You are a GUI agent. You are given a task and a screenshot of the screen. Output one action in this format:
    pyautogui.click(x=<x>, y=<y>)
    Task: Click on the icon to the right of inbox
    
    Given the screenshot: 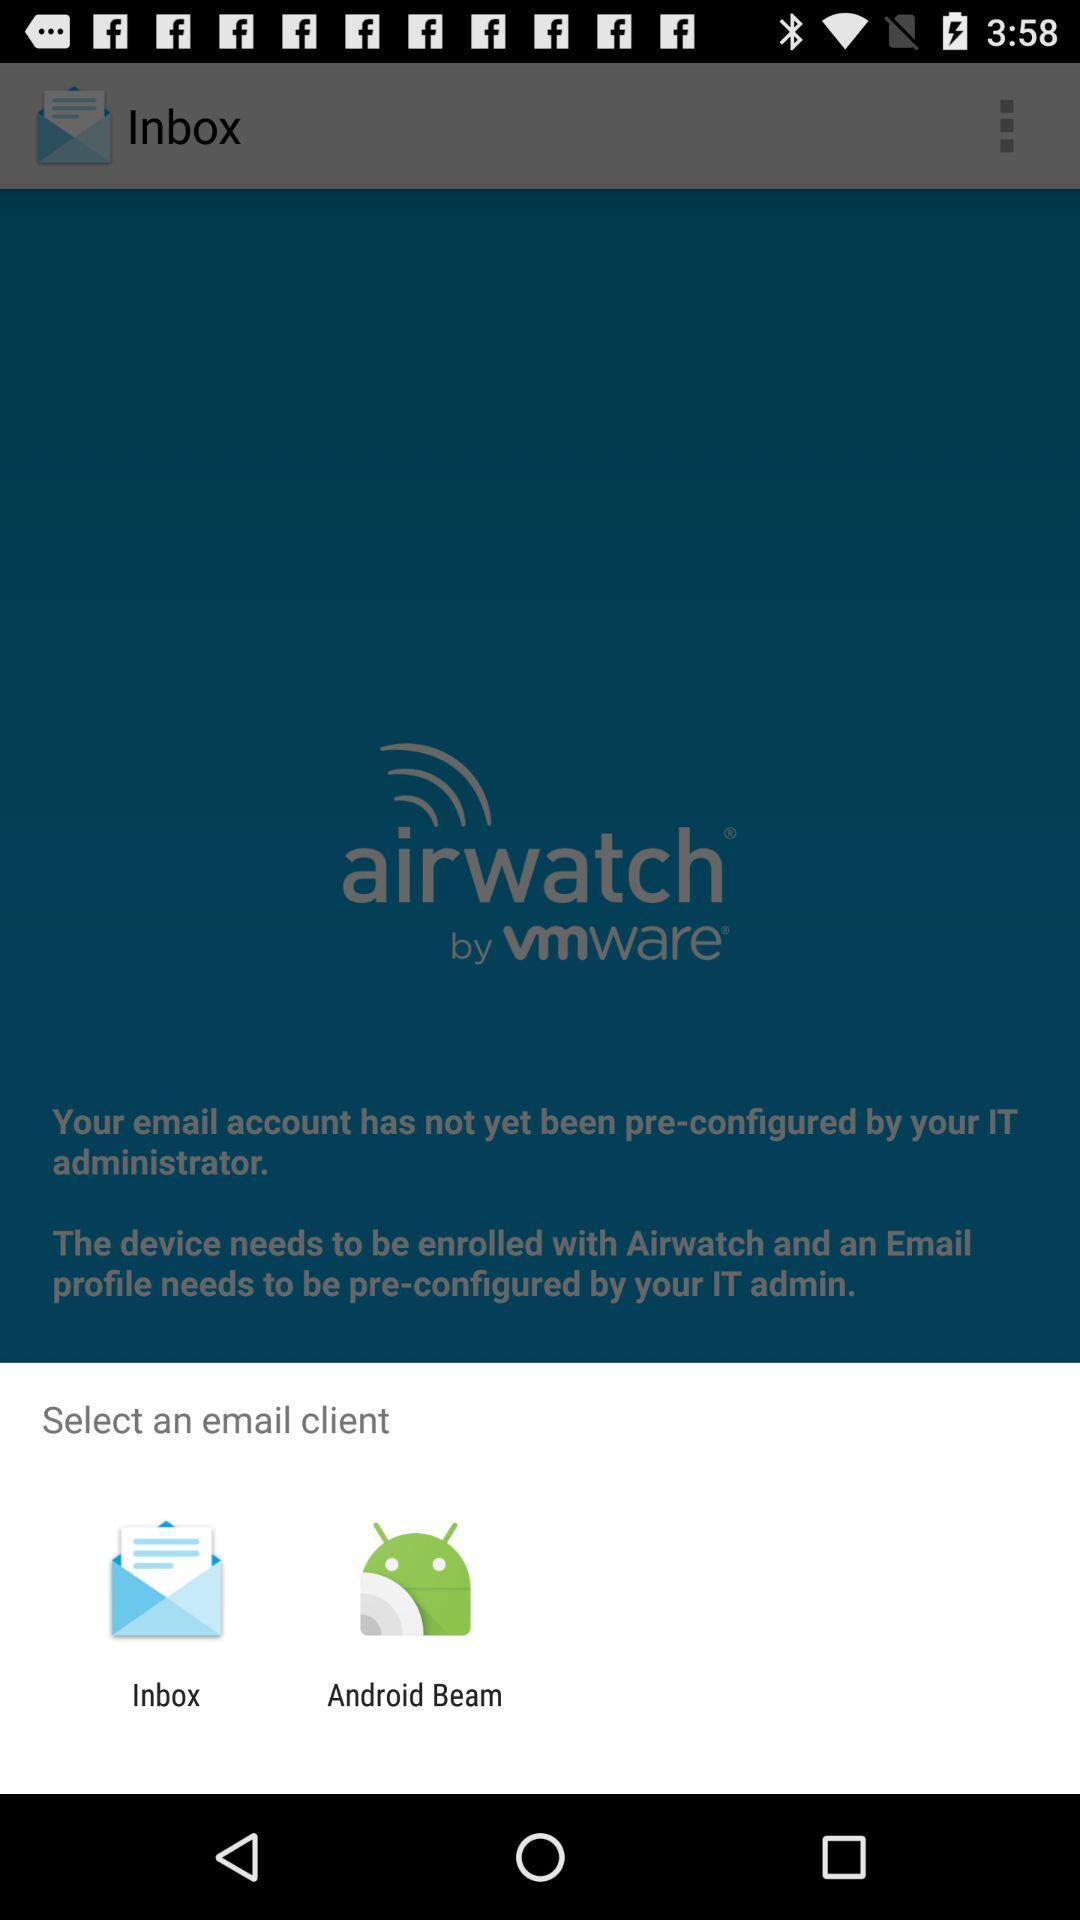 What is the action you would take?
    pyautogui.click(x=414, y=1711)
    